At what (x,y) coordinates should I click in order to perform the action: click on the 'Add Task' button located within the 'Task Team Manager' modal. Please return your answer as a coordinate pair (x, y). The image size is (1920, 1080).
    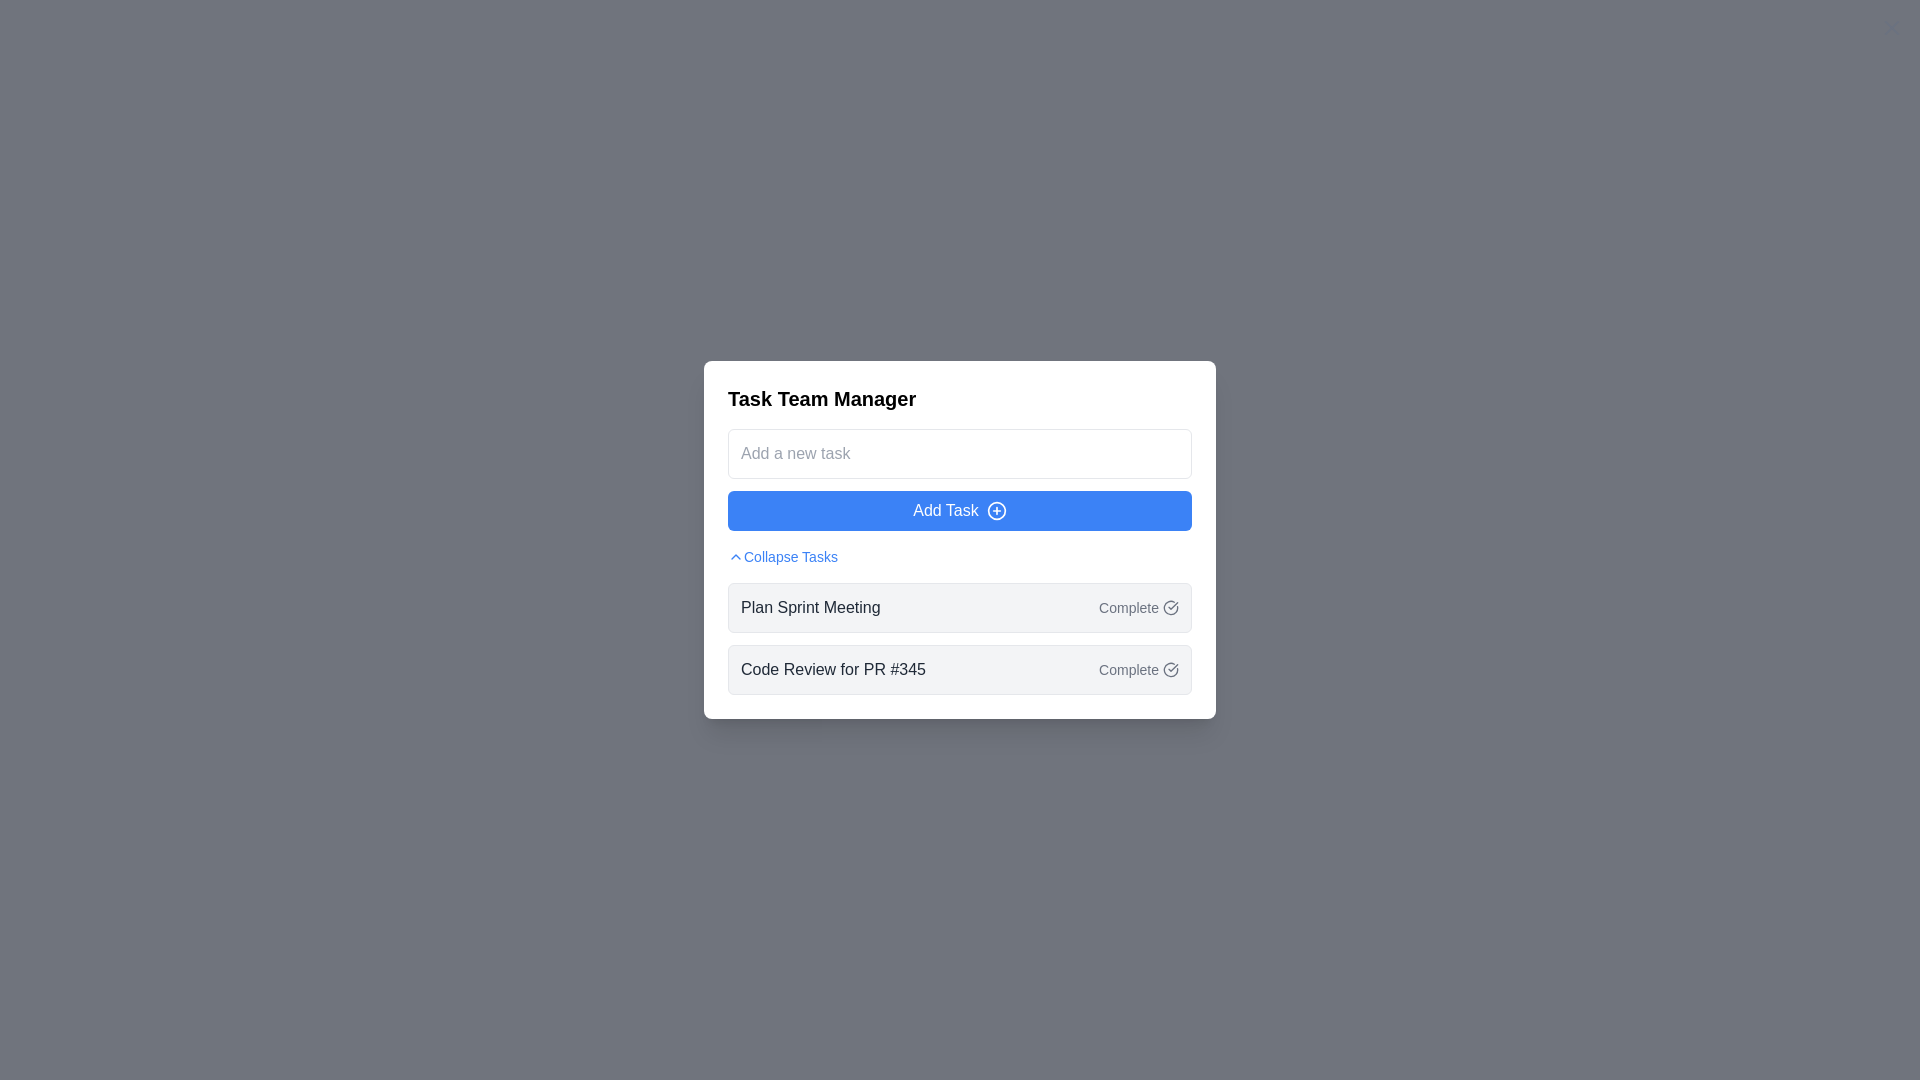
    Looking at the image, I should click on (960, 540).